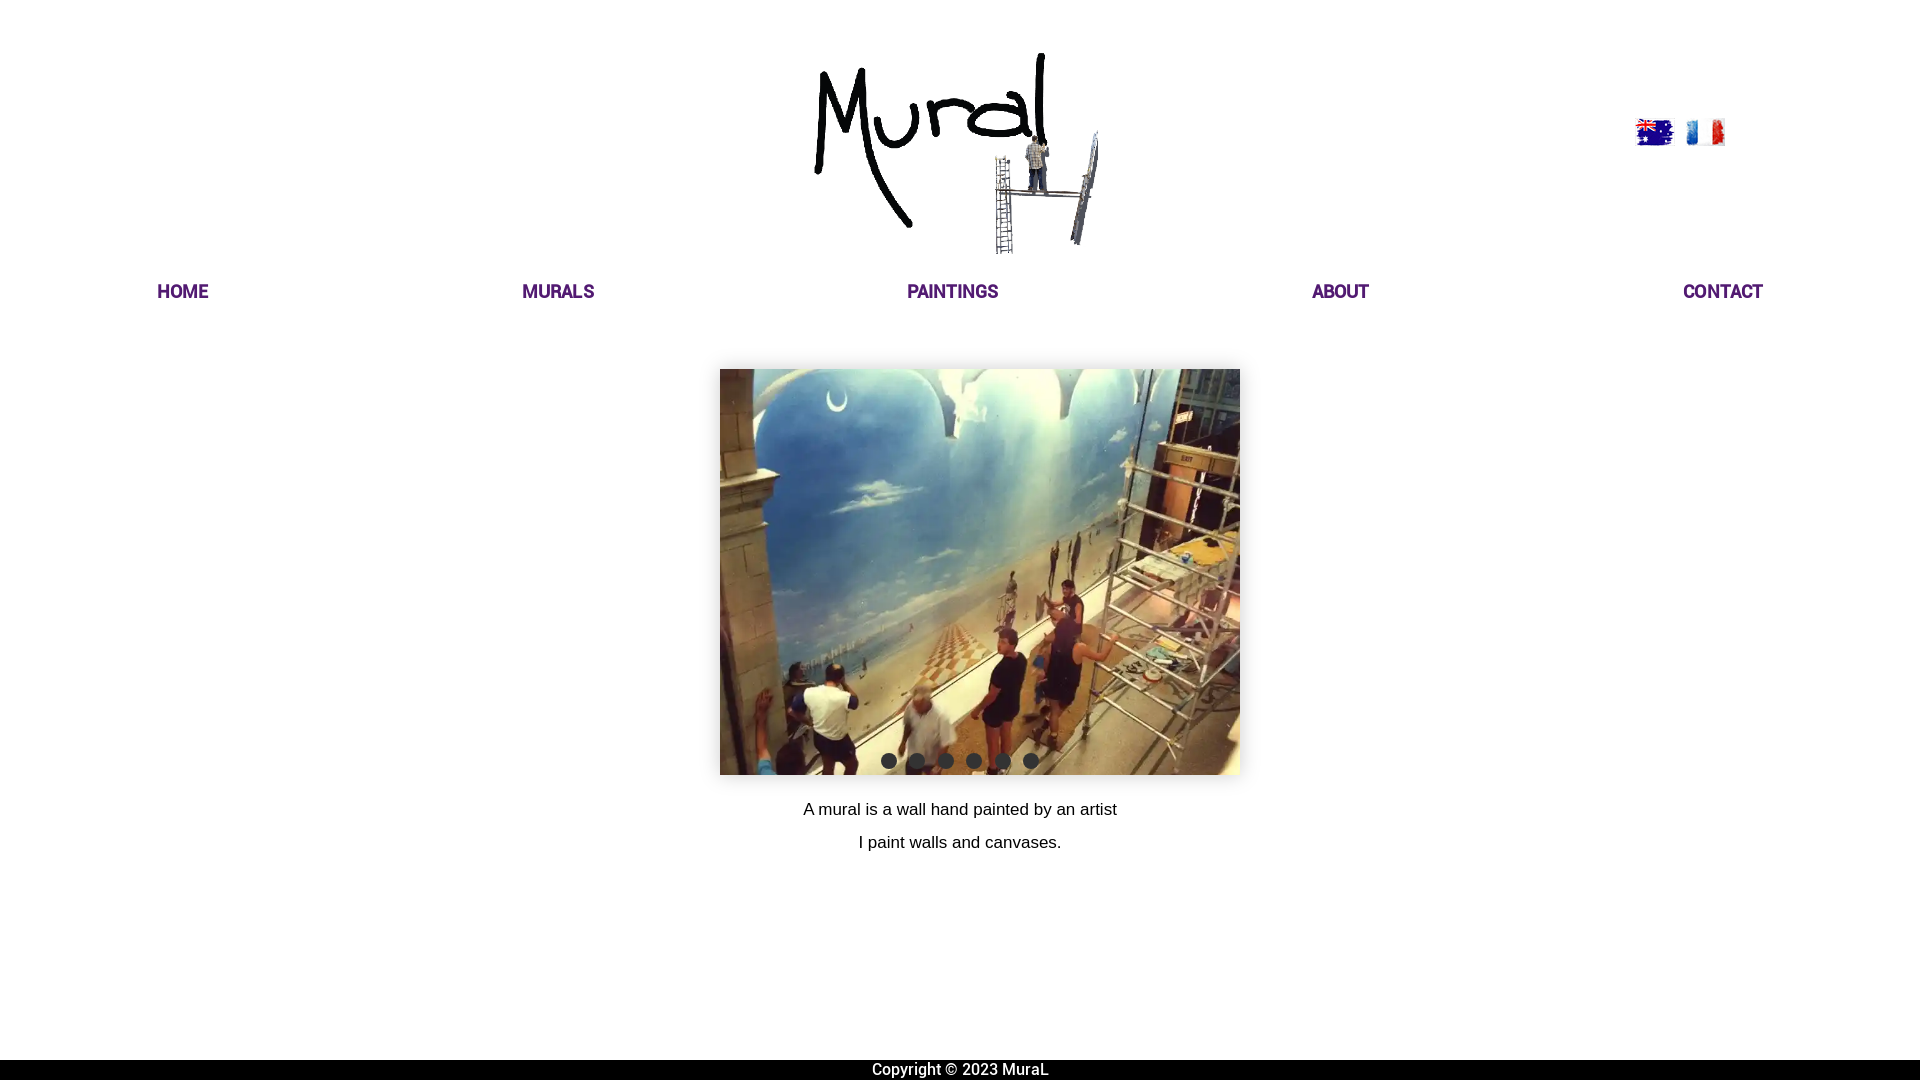 This screenshot has width=1920, height=1080. Describe the element at coordinates (887, 760) in the screenshot. I see `'Go to slide 1'` at that location.